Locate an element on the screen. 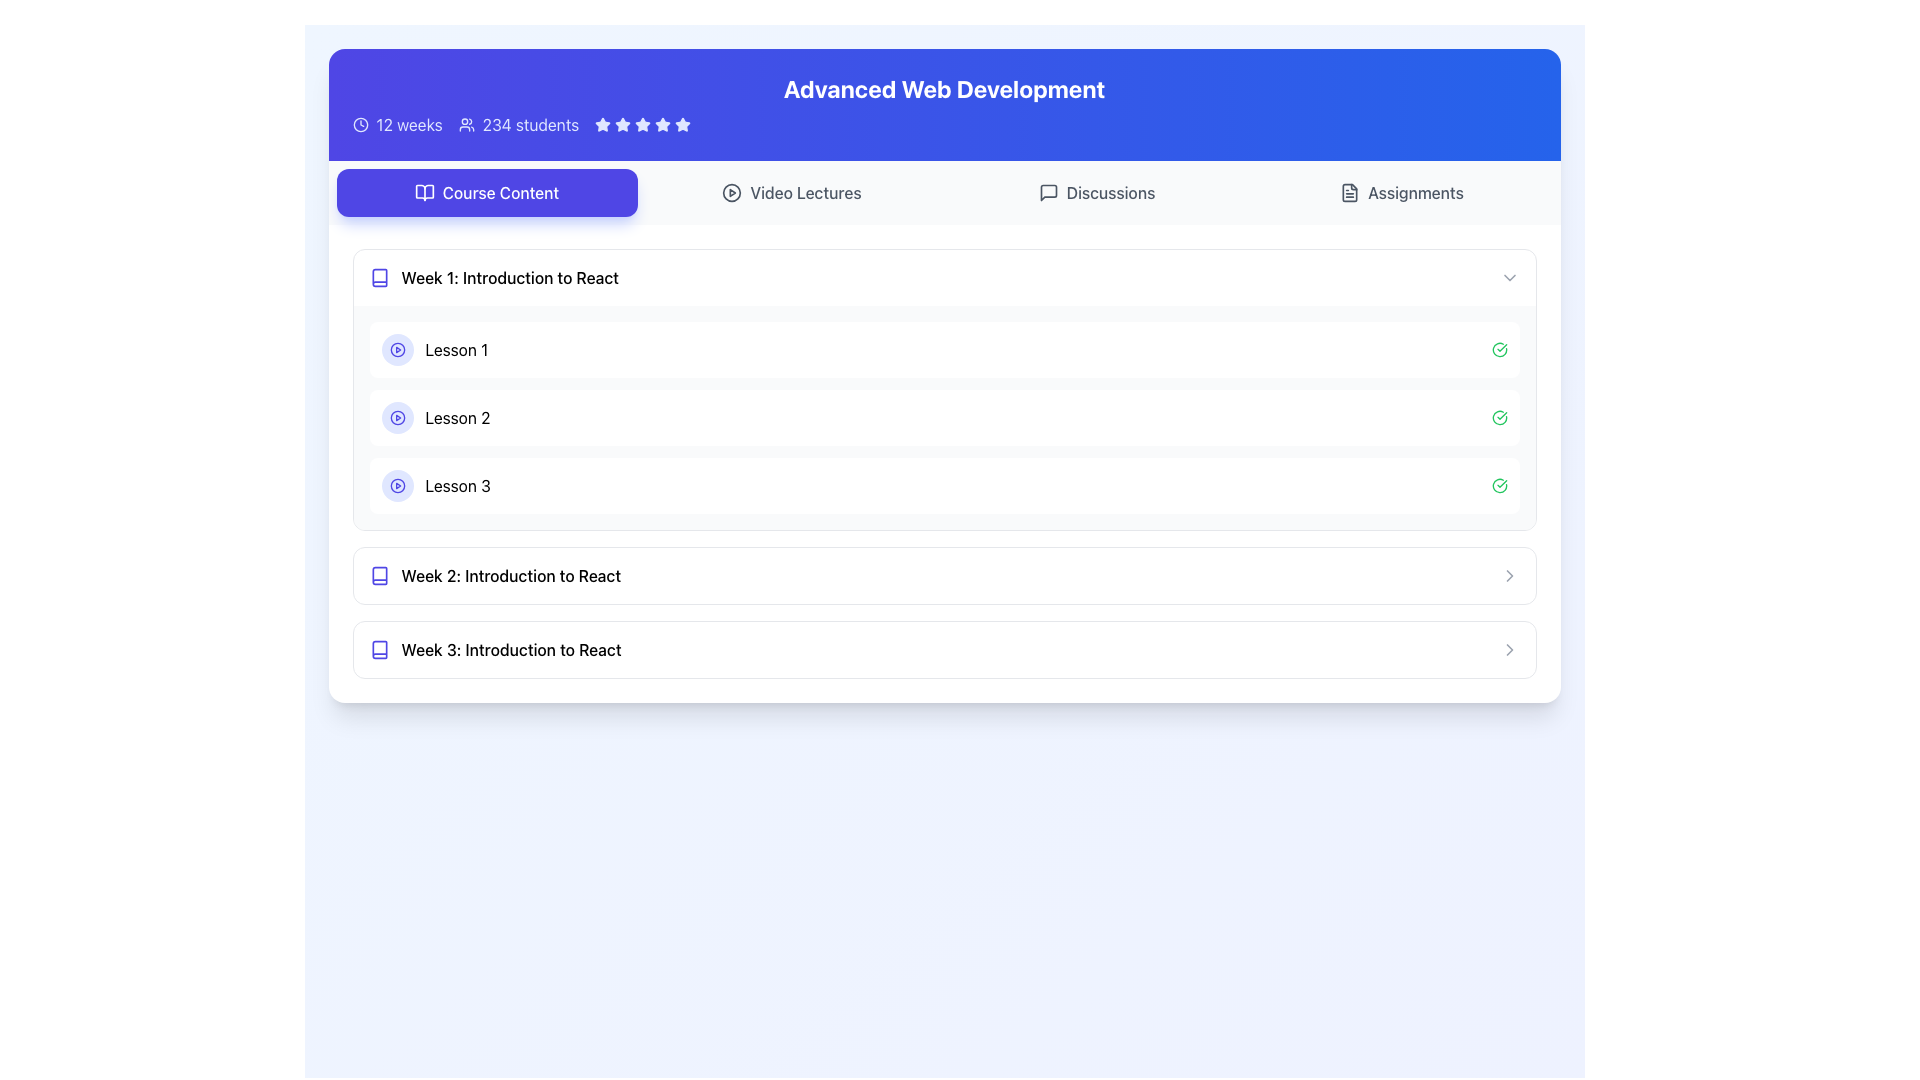 This screenshot has height=1080, width=1920. the 'Assignments' label, which is styled with a medium font weight and located in the top-right corner of the interface, next to the 'Discussions' label and a document icon is located at coordinates (1415, 192).